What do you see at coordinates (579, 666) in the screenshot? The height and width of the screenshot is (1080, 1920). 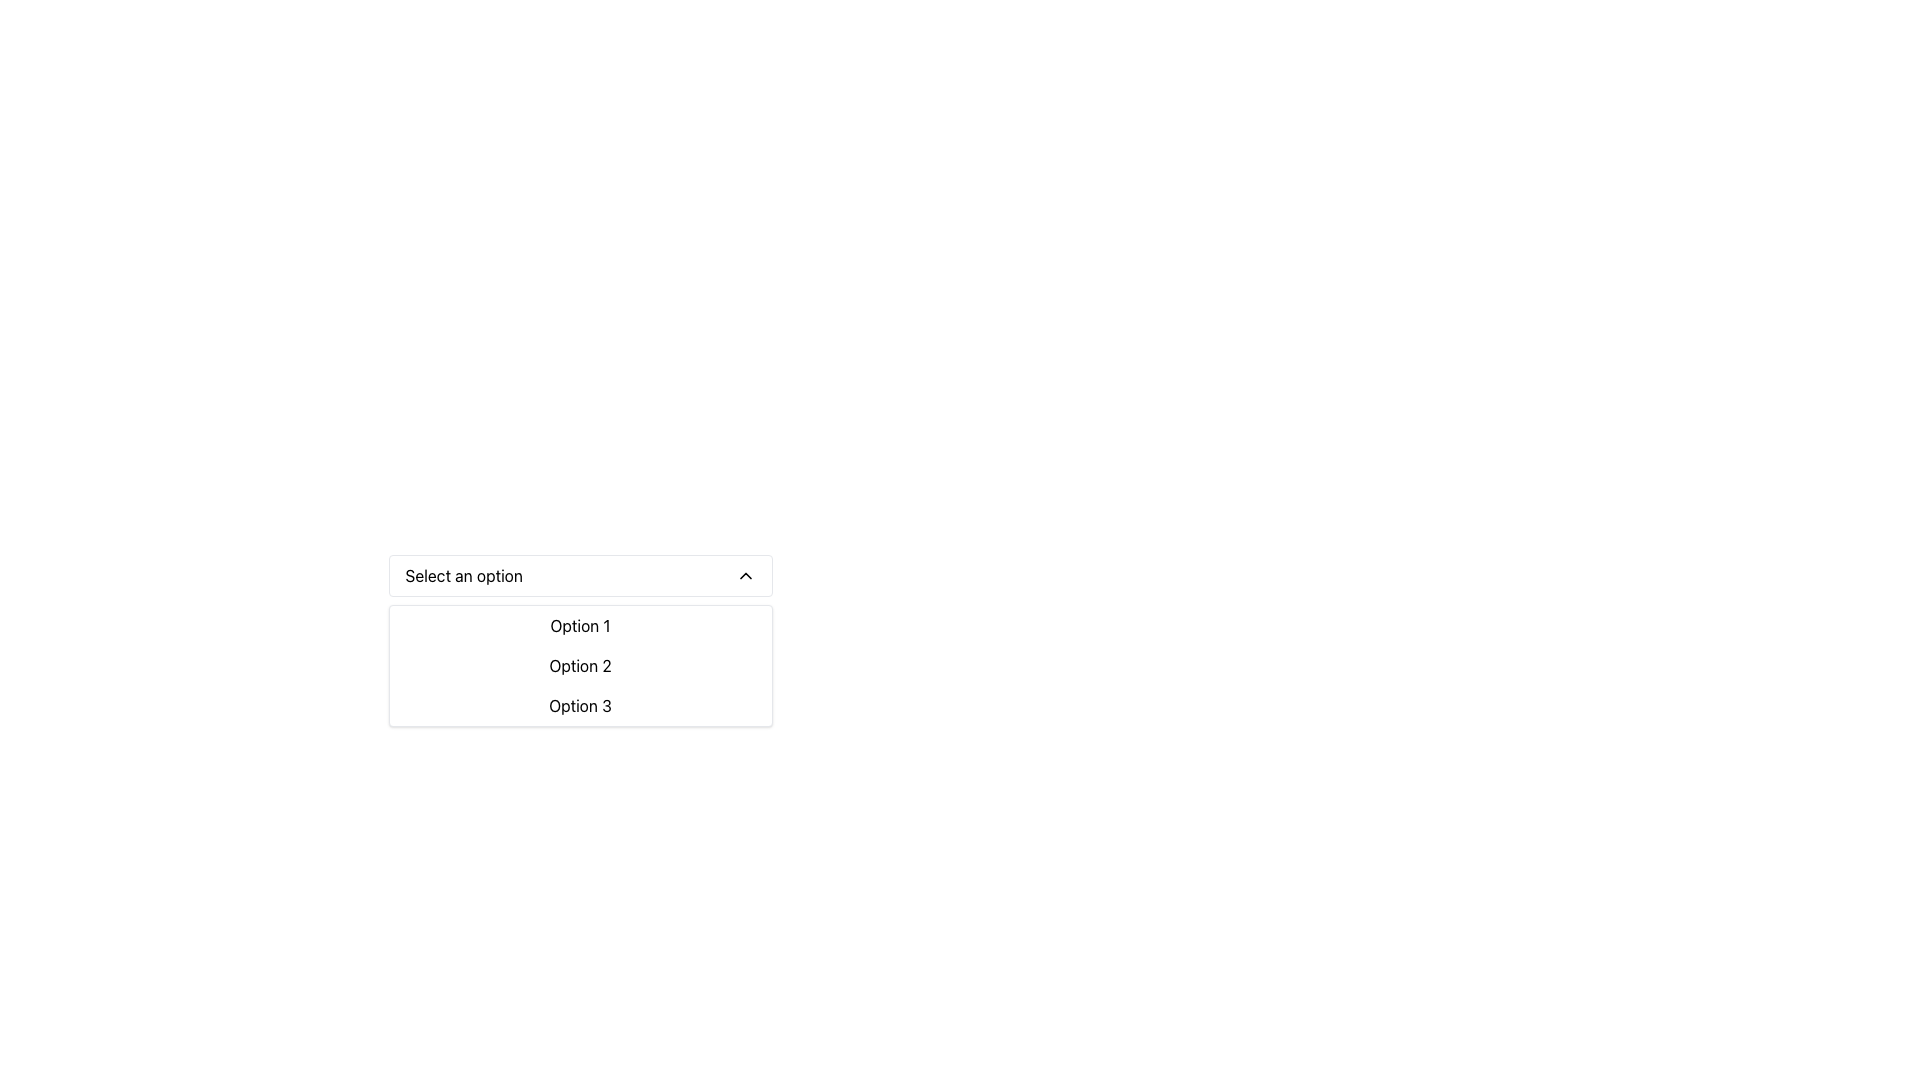 I see `'Option 2' in the dropdown menu which is styled with a white background and rounded corners, located below the 'Select an option' button` at bounding box center [579, 666].